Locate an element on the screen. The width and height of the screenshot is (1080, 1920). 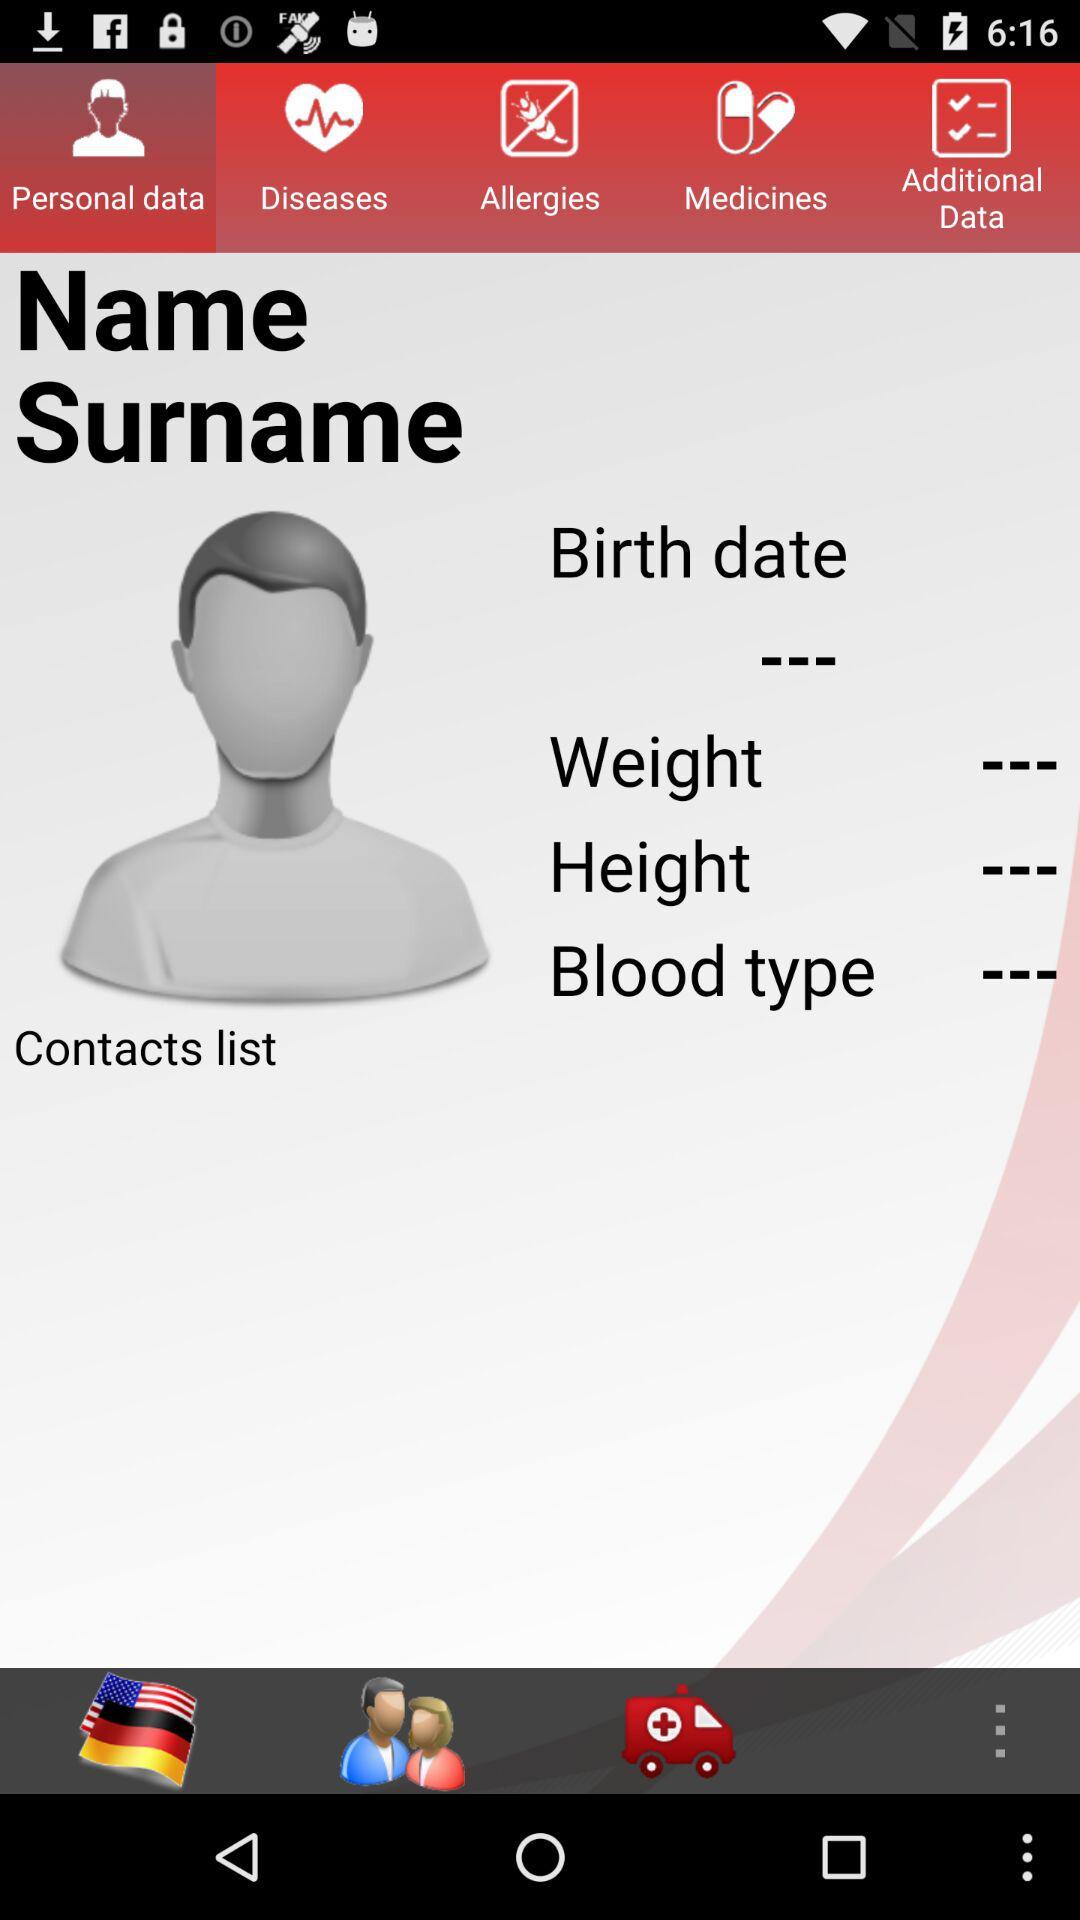
the button next to personal data item is located at coordinates (323, 156).